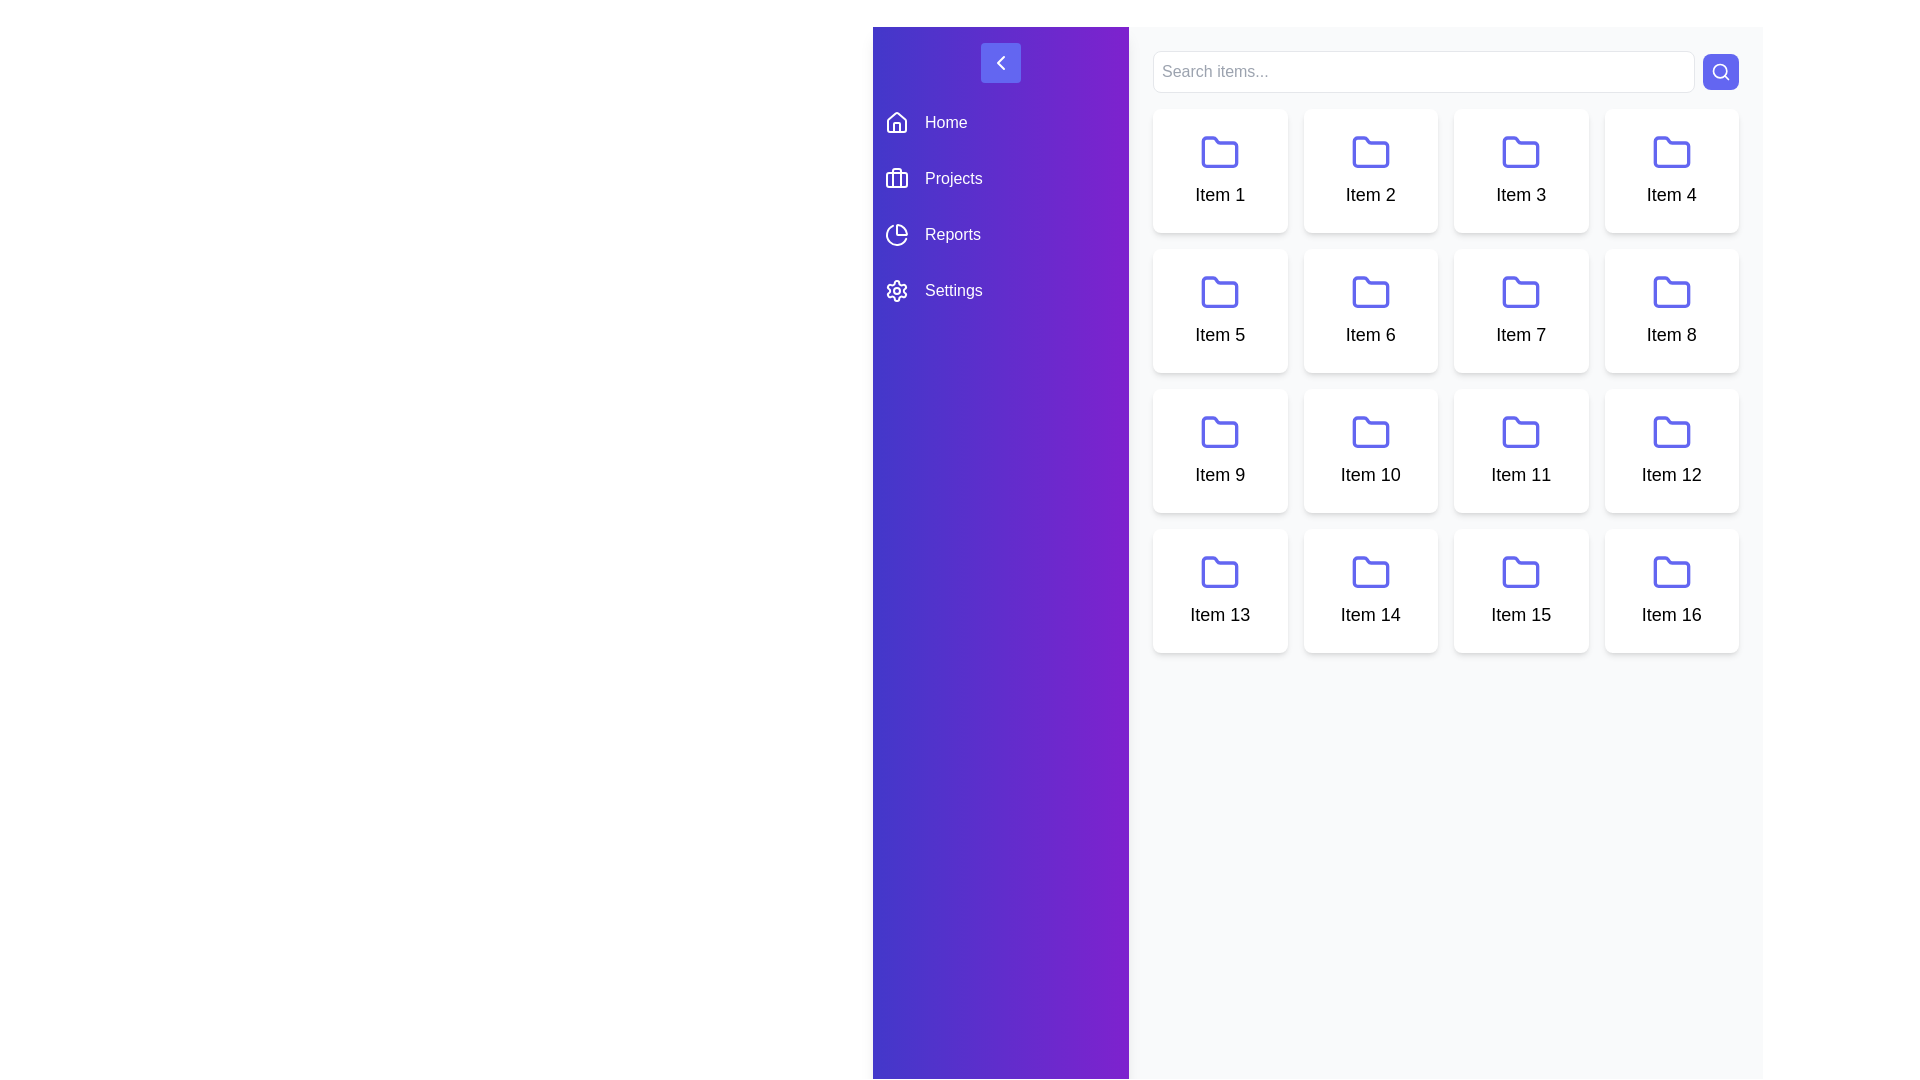  Describe the element at coordinates (1001, 123) in the screenshot. I see `the menu item Home to navigate to the corresponding section` at that location.